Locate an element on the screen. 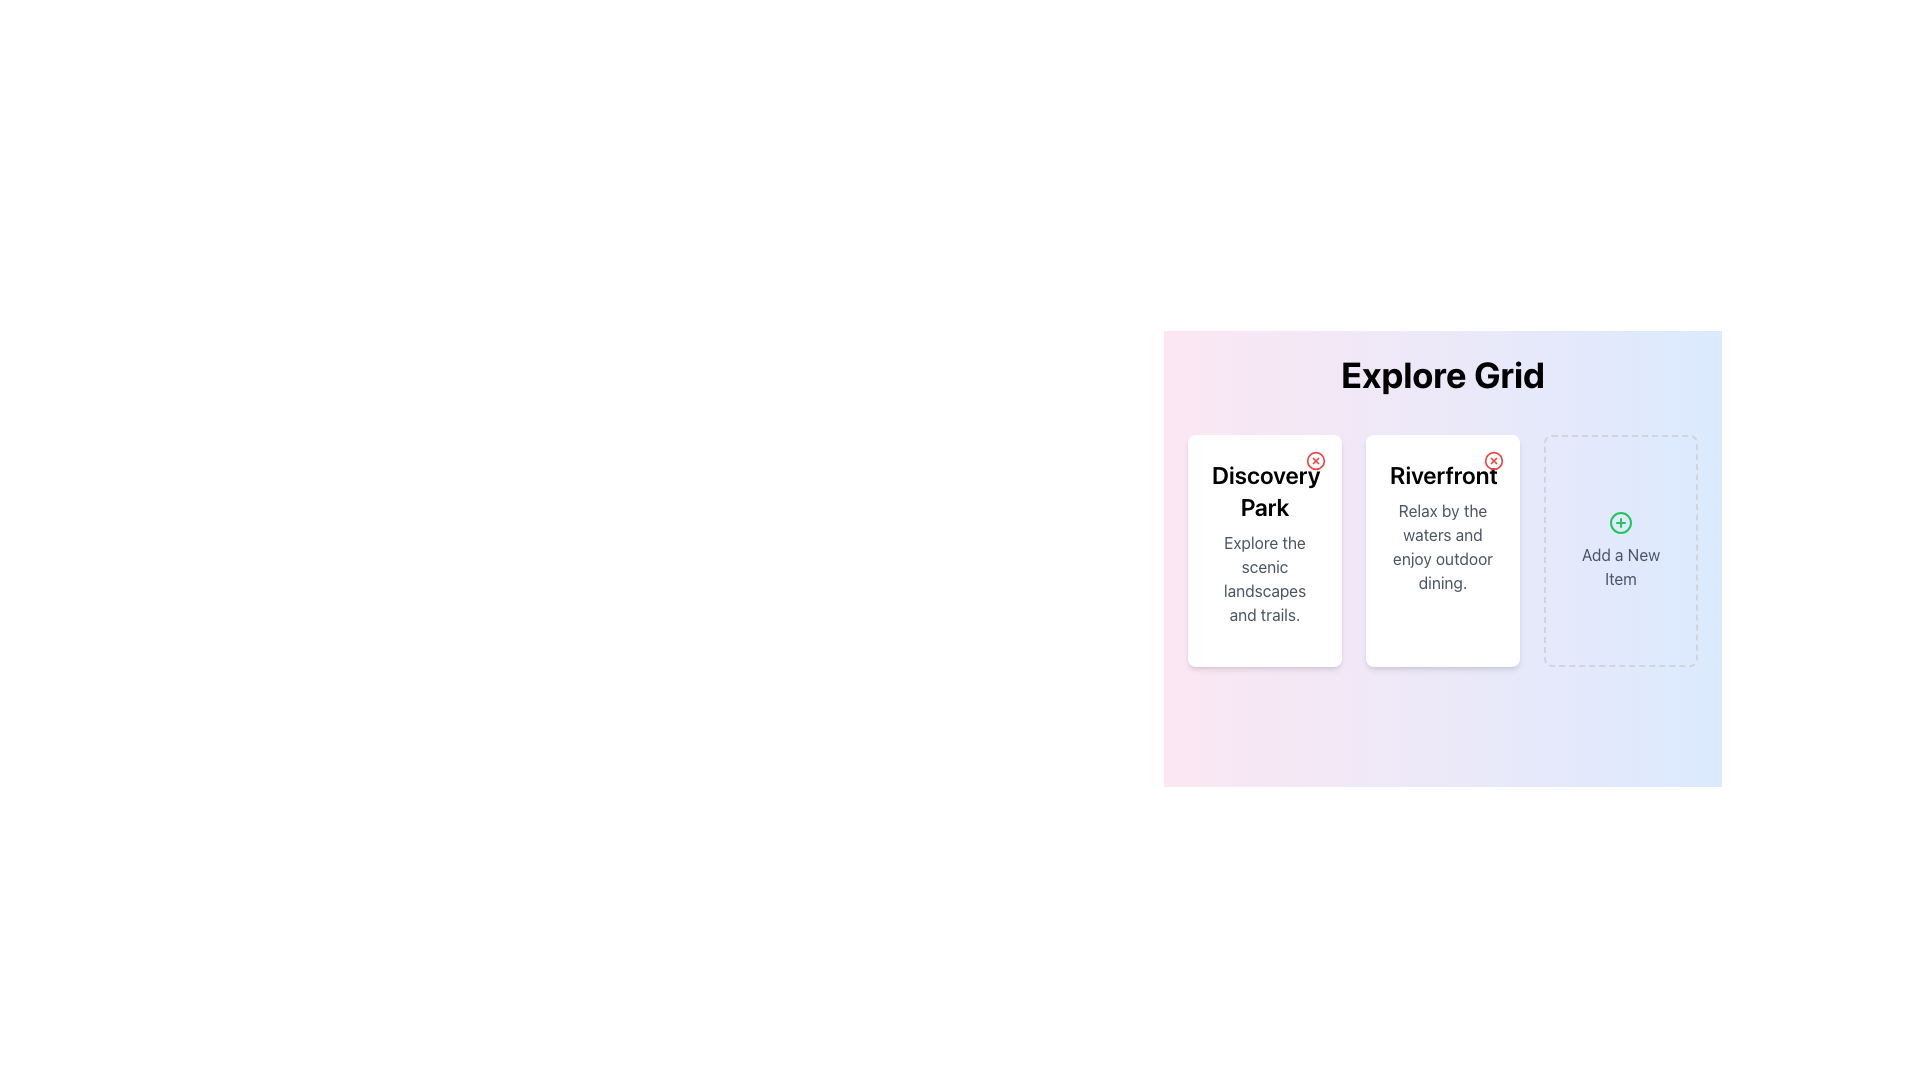 This screenshot has height=1080, width=1920. the Icon component of the 'Add a New Item' button located in the third card of the grid layout below the 'Explore Grid' title is located at coordinates (1621, 522).